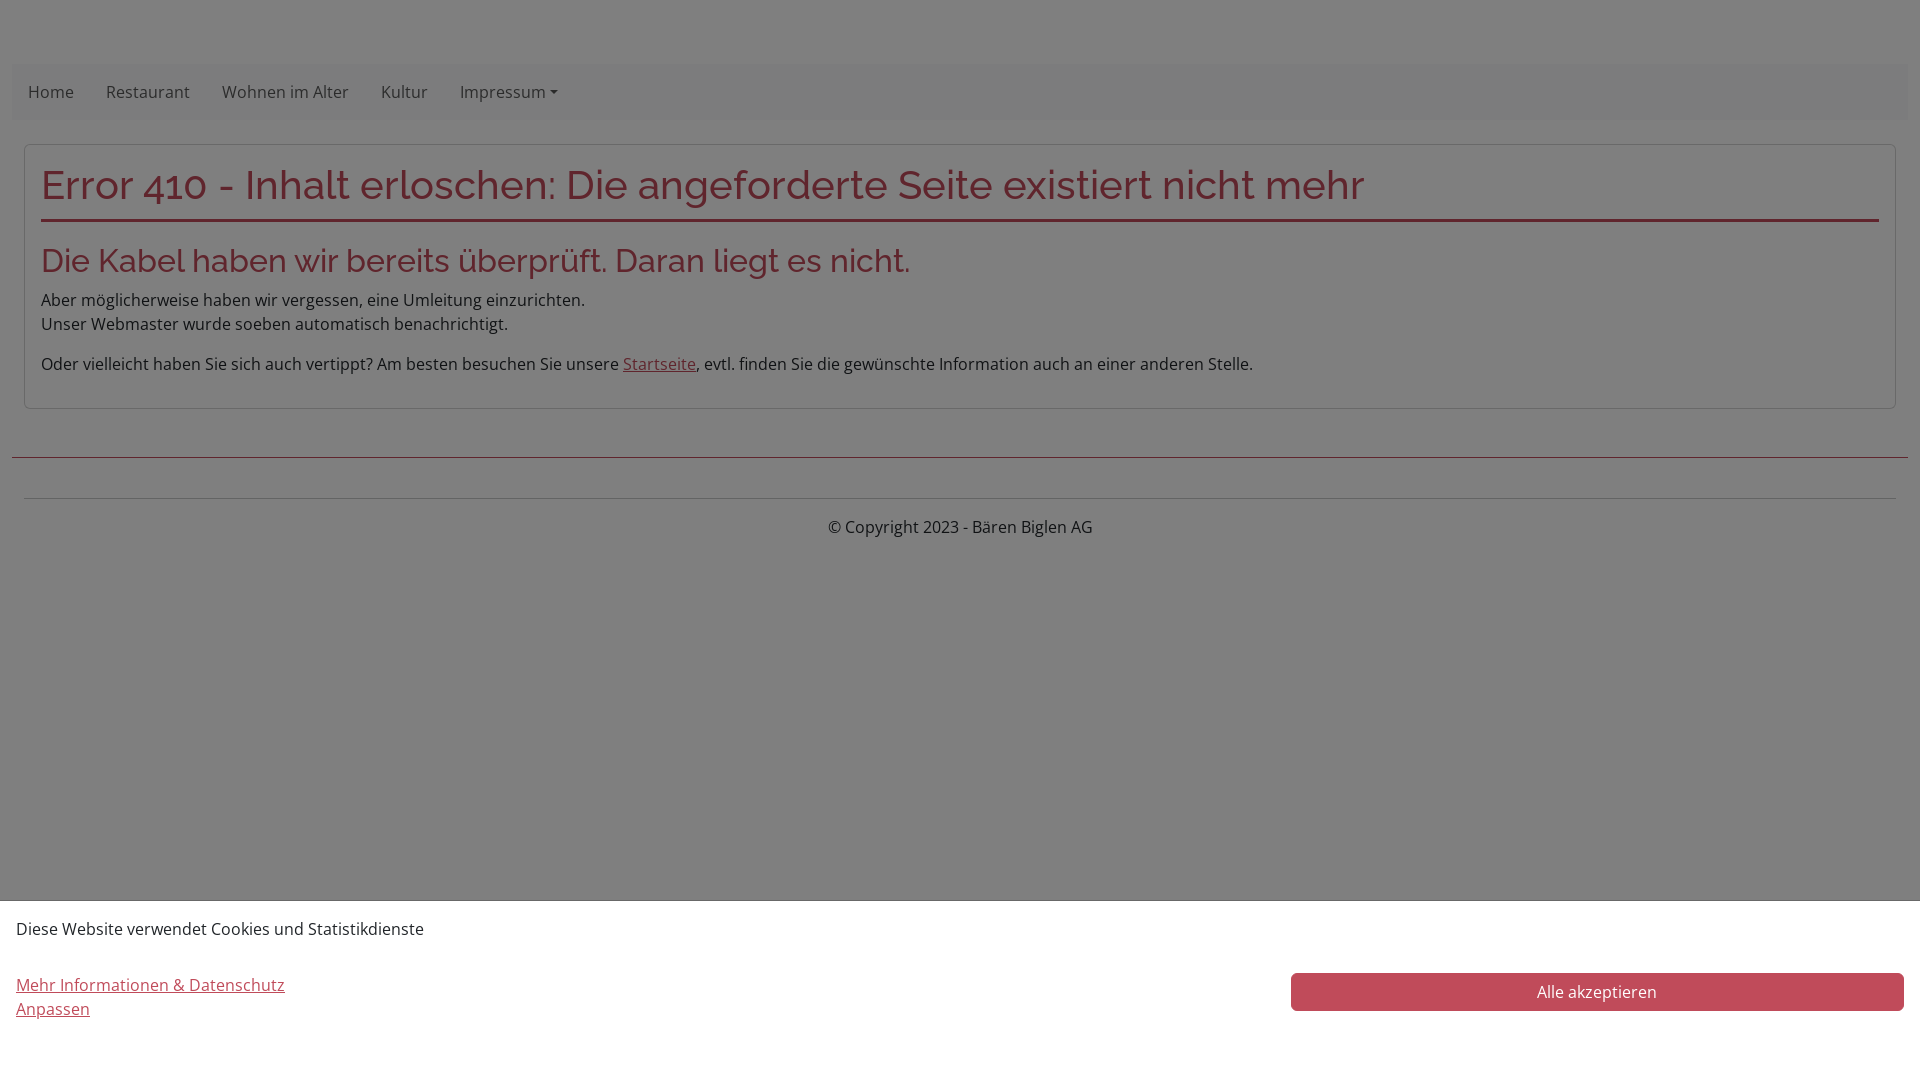  Describe the element at coordinates (1596, 991) in the screenshot. I see `'Alle akzeptieren'` at that location.